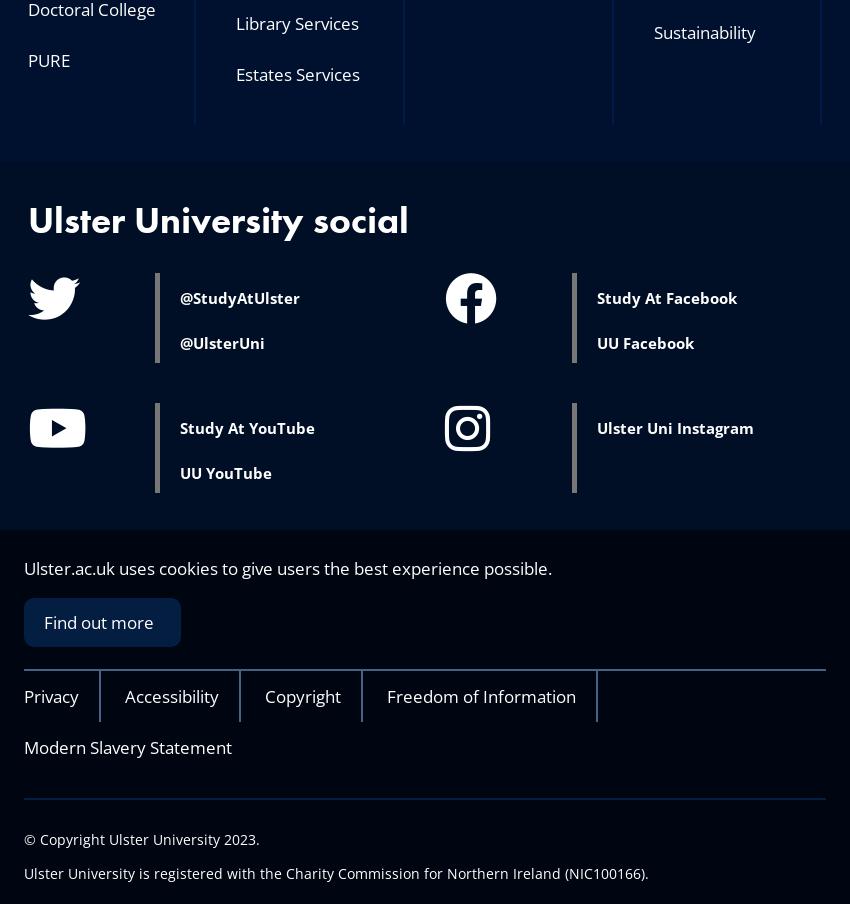  Describe the element at coordinates (178, 341) in the screenshot. I see `'@UlsterUni'` at that location.